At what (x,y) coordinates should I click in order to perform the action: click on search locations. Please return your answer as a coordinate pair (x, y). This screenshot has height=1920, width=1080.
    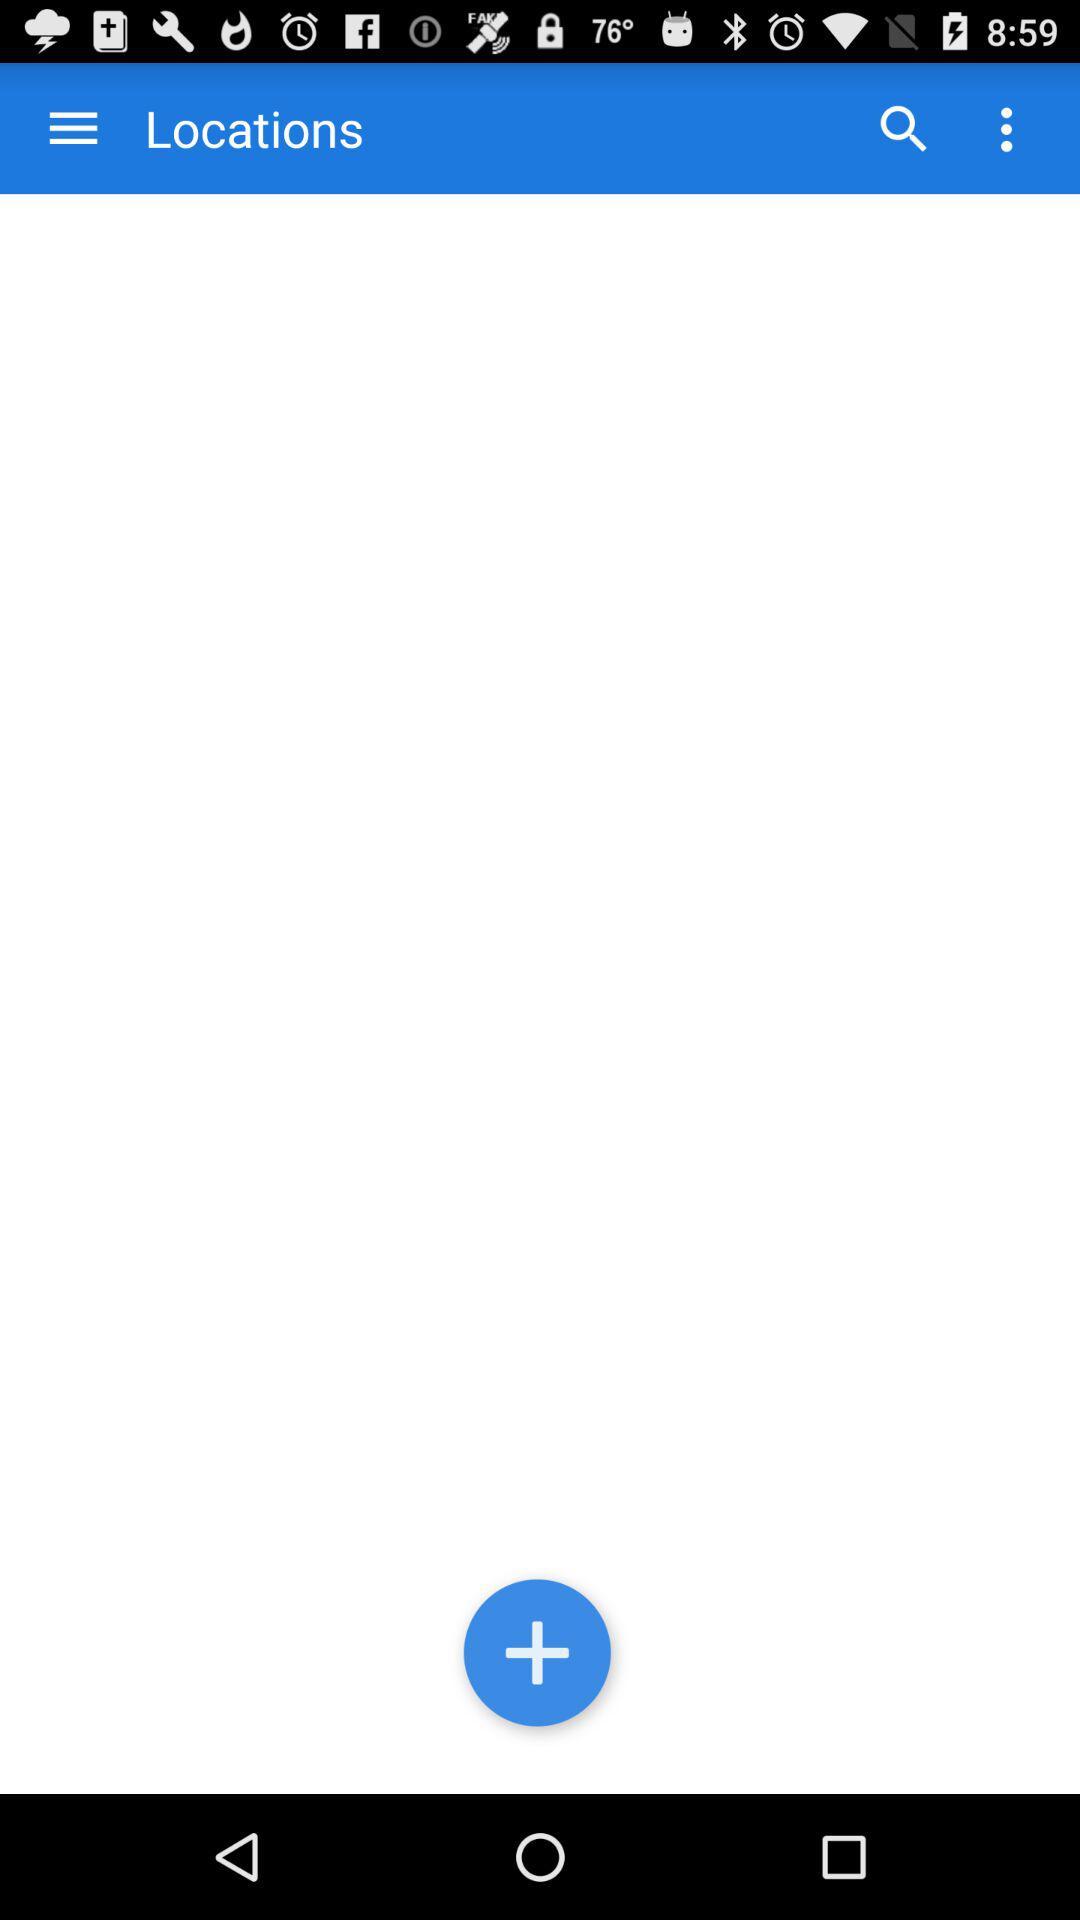
    Looking at the image, I should click on (903, 127).